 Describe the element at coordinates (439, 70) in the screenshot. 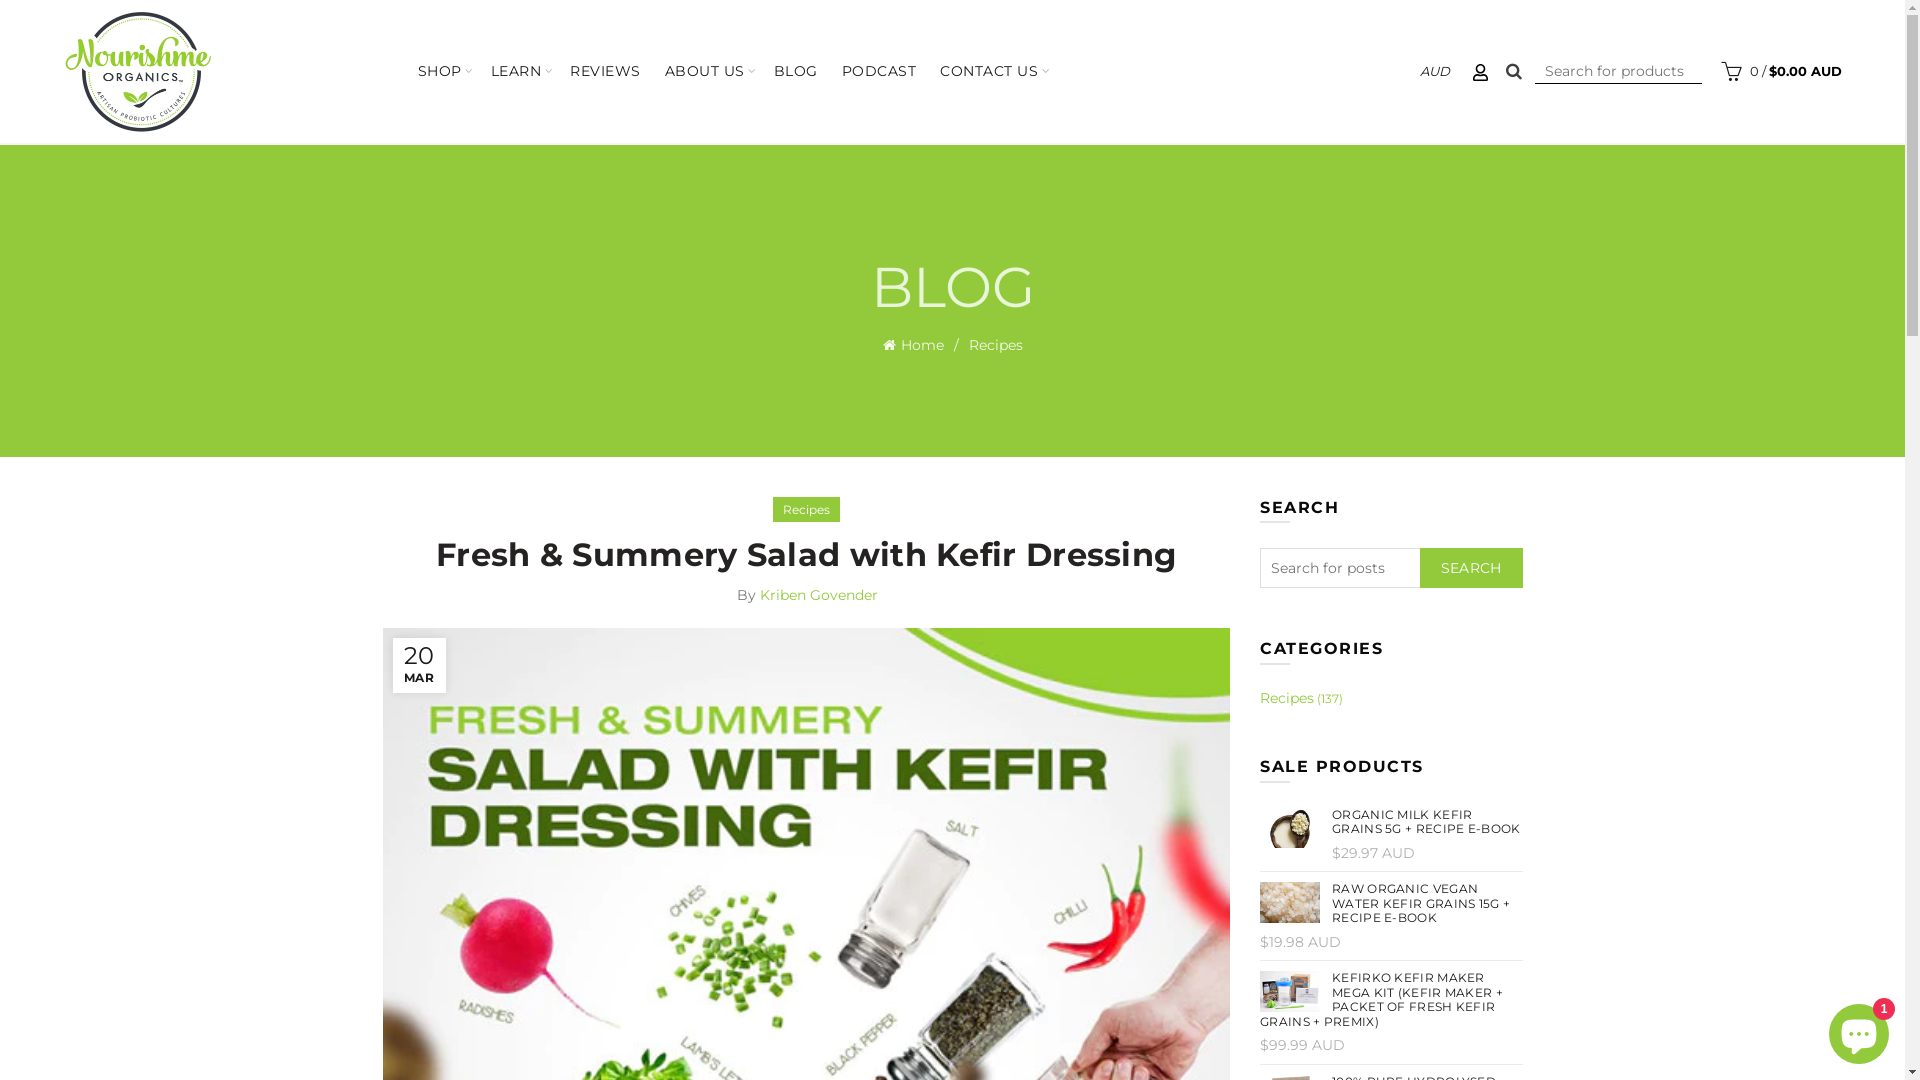

I see `'SHOP'` at that location.